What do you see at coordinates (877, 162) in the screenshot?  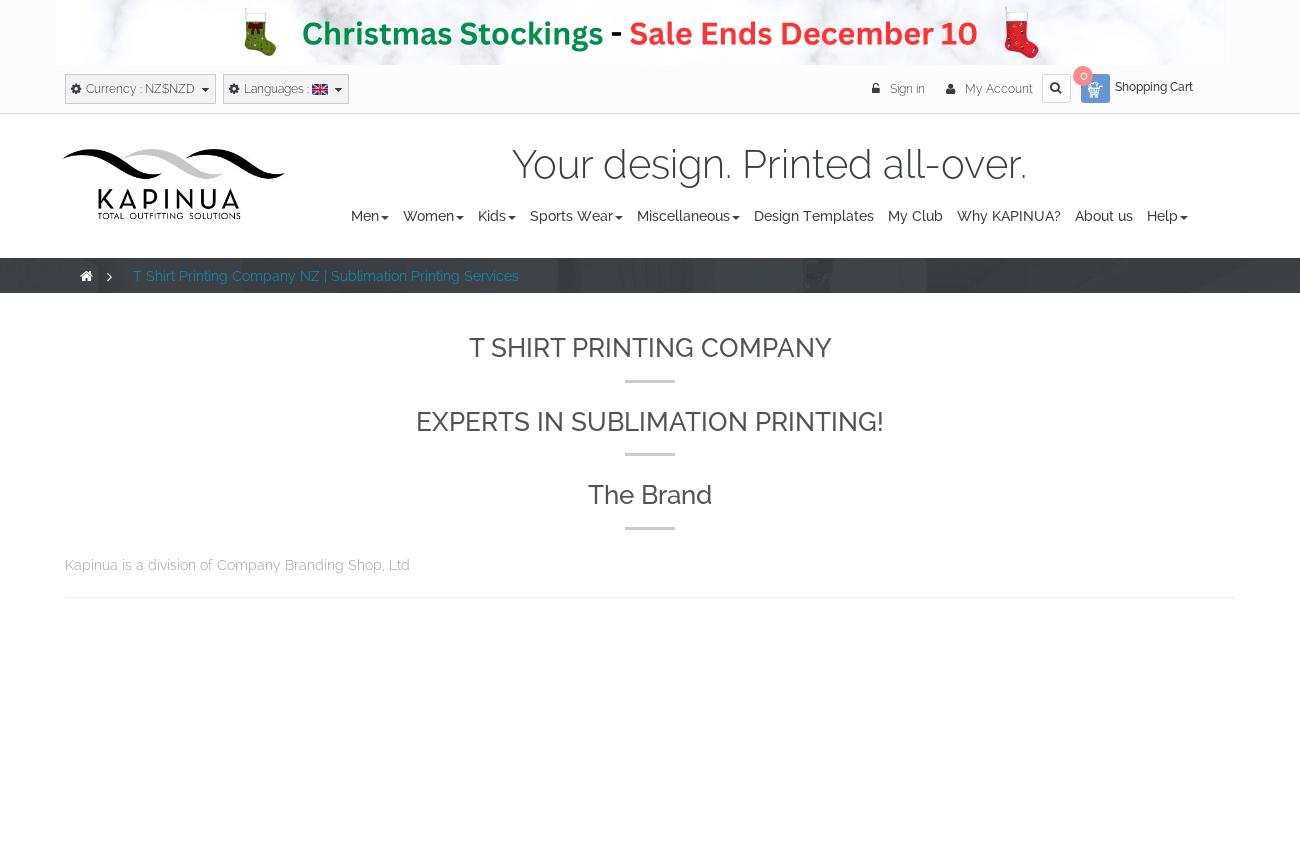 I see `'Printed all-over.'` at bounding box center [877, 162].